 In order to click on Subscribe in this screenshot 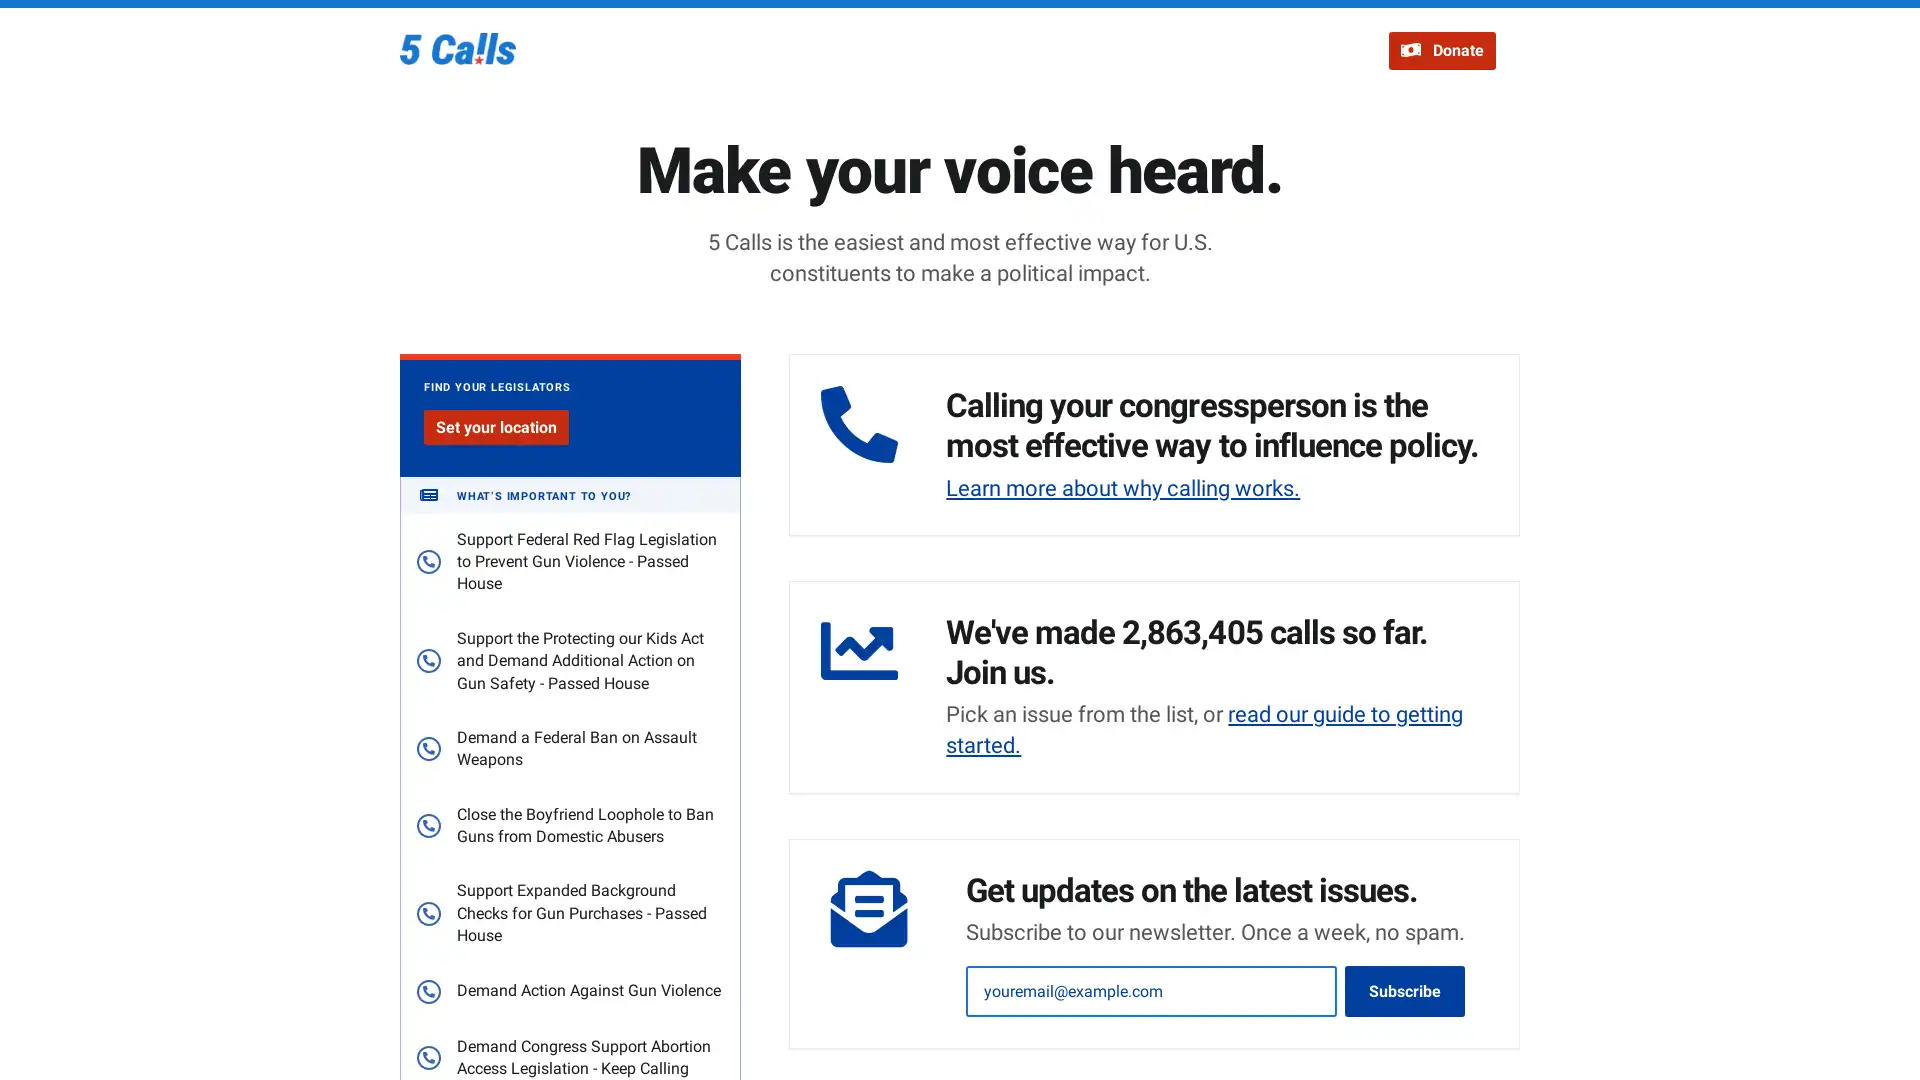, I will do `click(1402, 990)`.